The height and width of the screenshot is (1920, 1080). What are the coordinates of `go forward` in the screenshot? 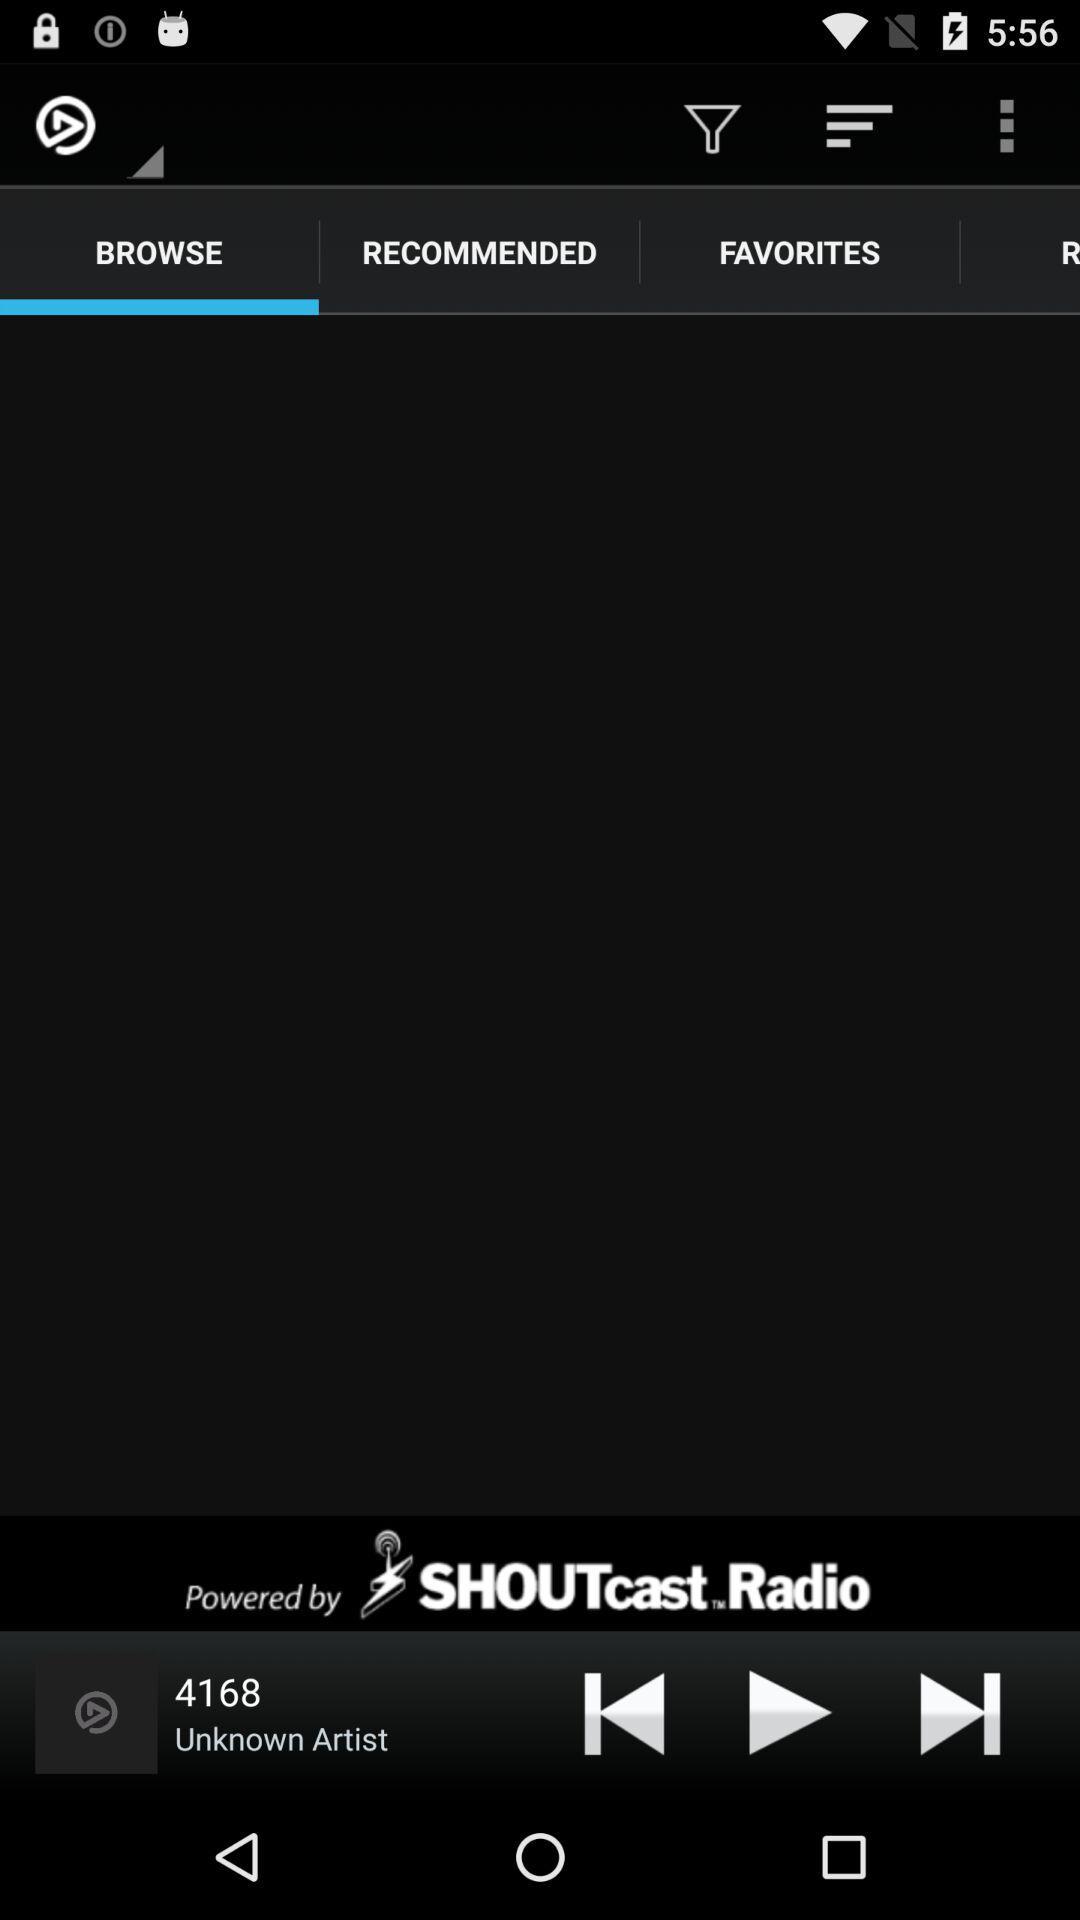 It's located at (540, 914).